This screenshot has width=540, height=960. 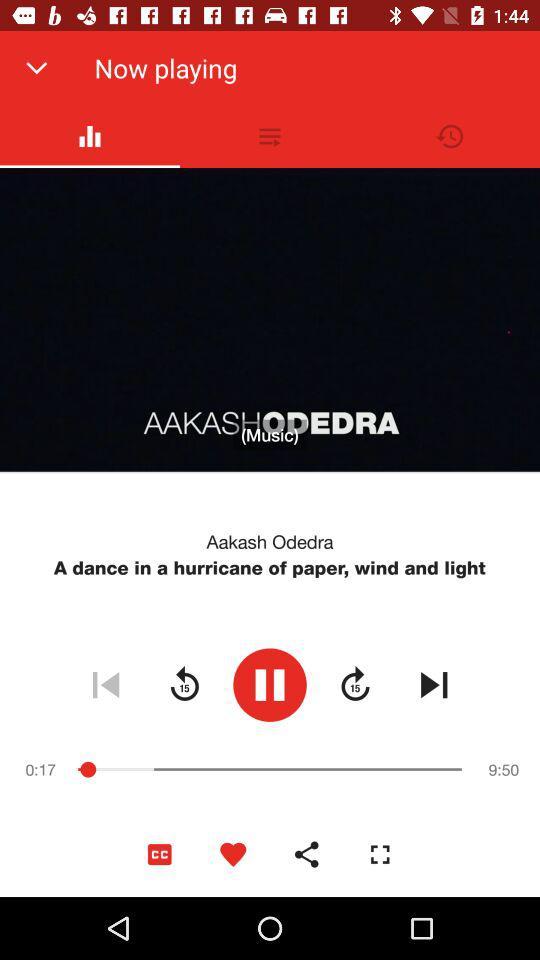 I want to click on the fourth option from the last, so click(x=159, y=853).